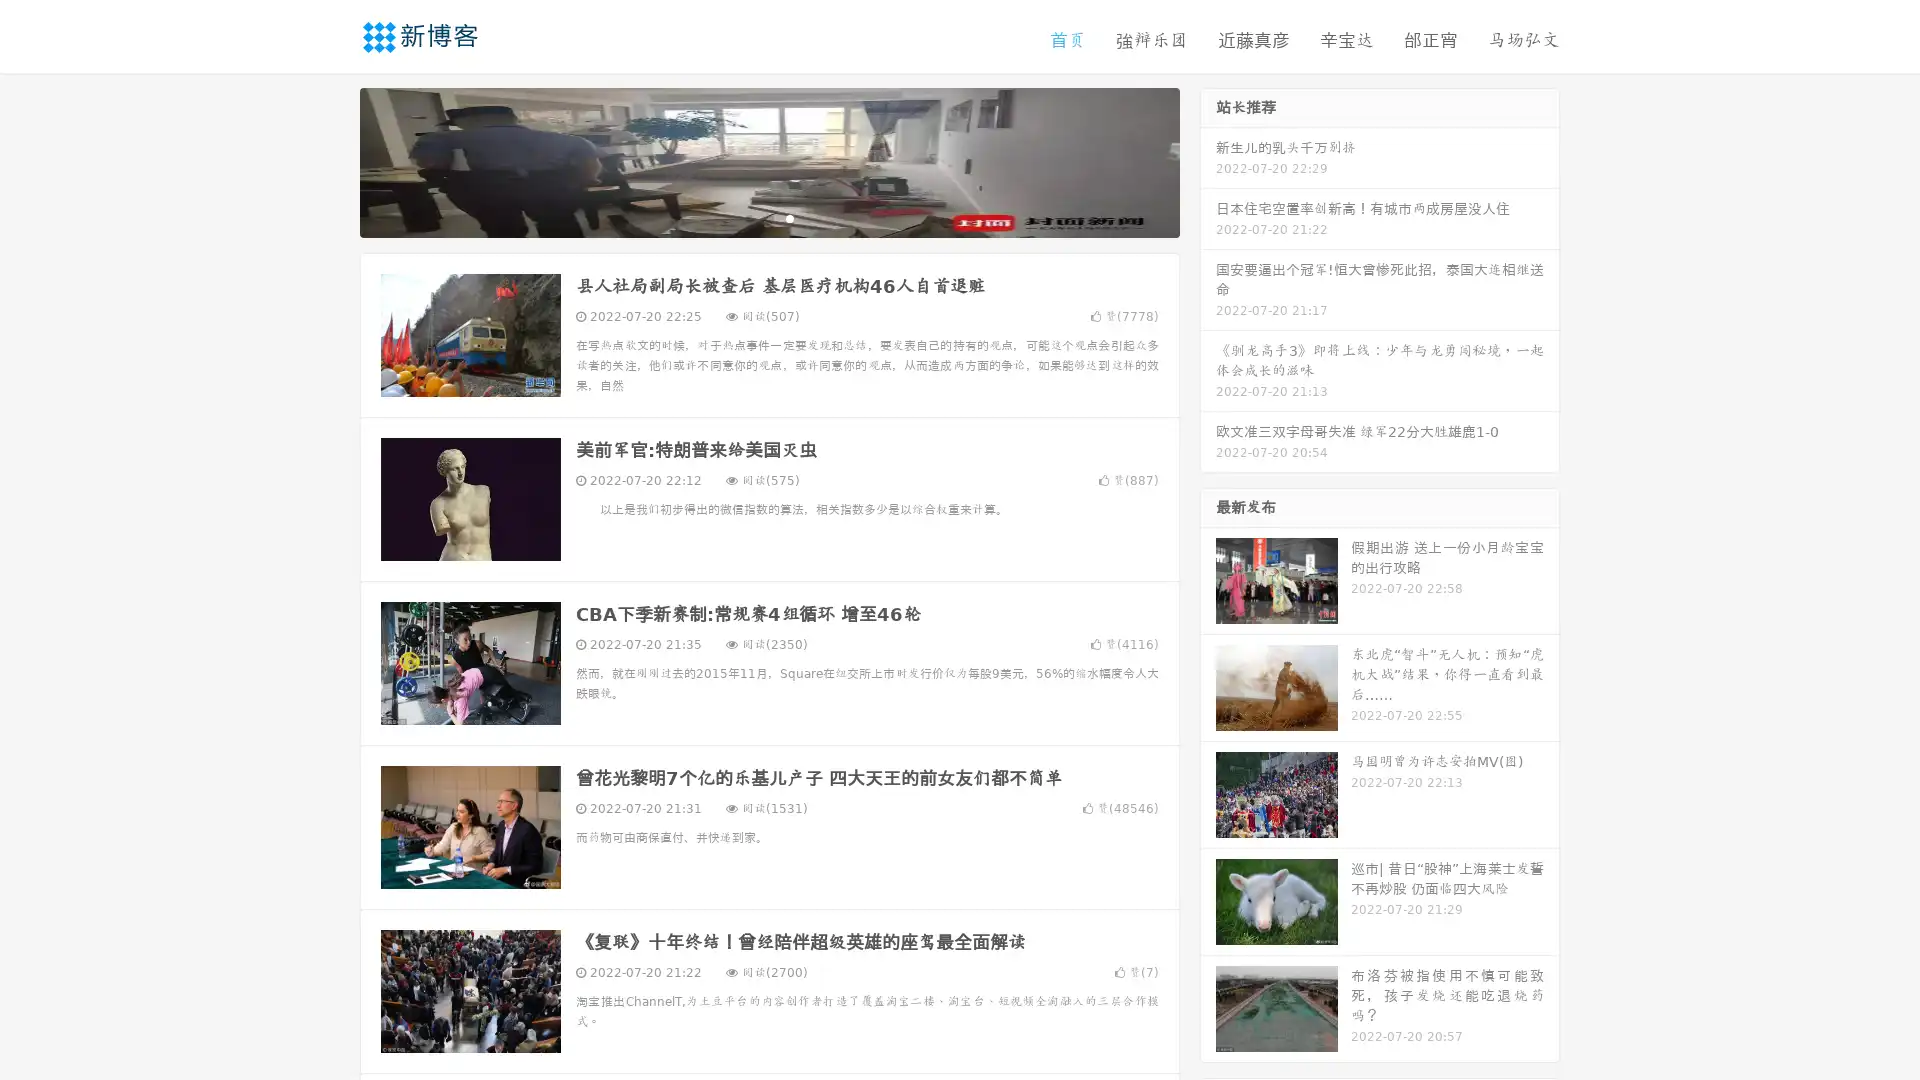 The image size is (1920, 1080). Describe the element at coordinates (1208, 168) in the screenshot. I see `Next slide` at that location.